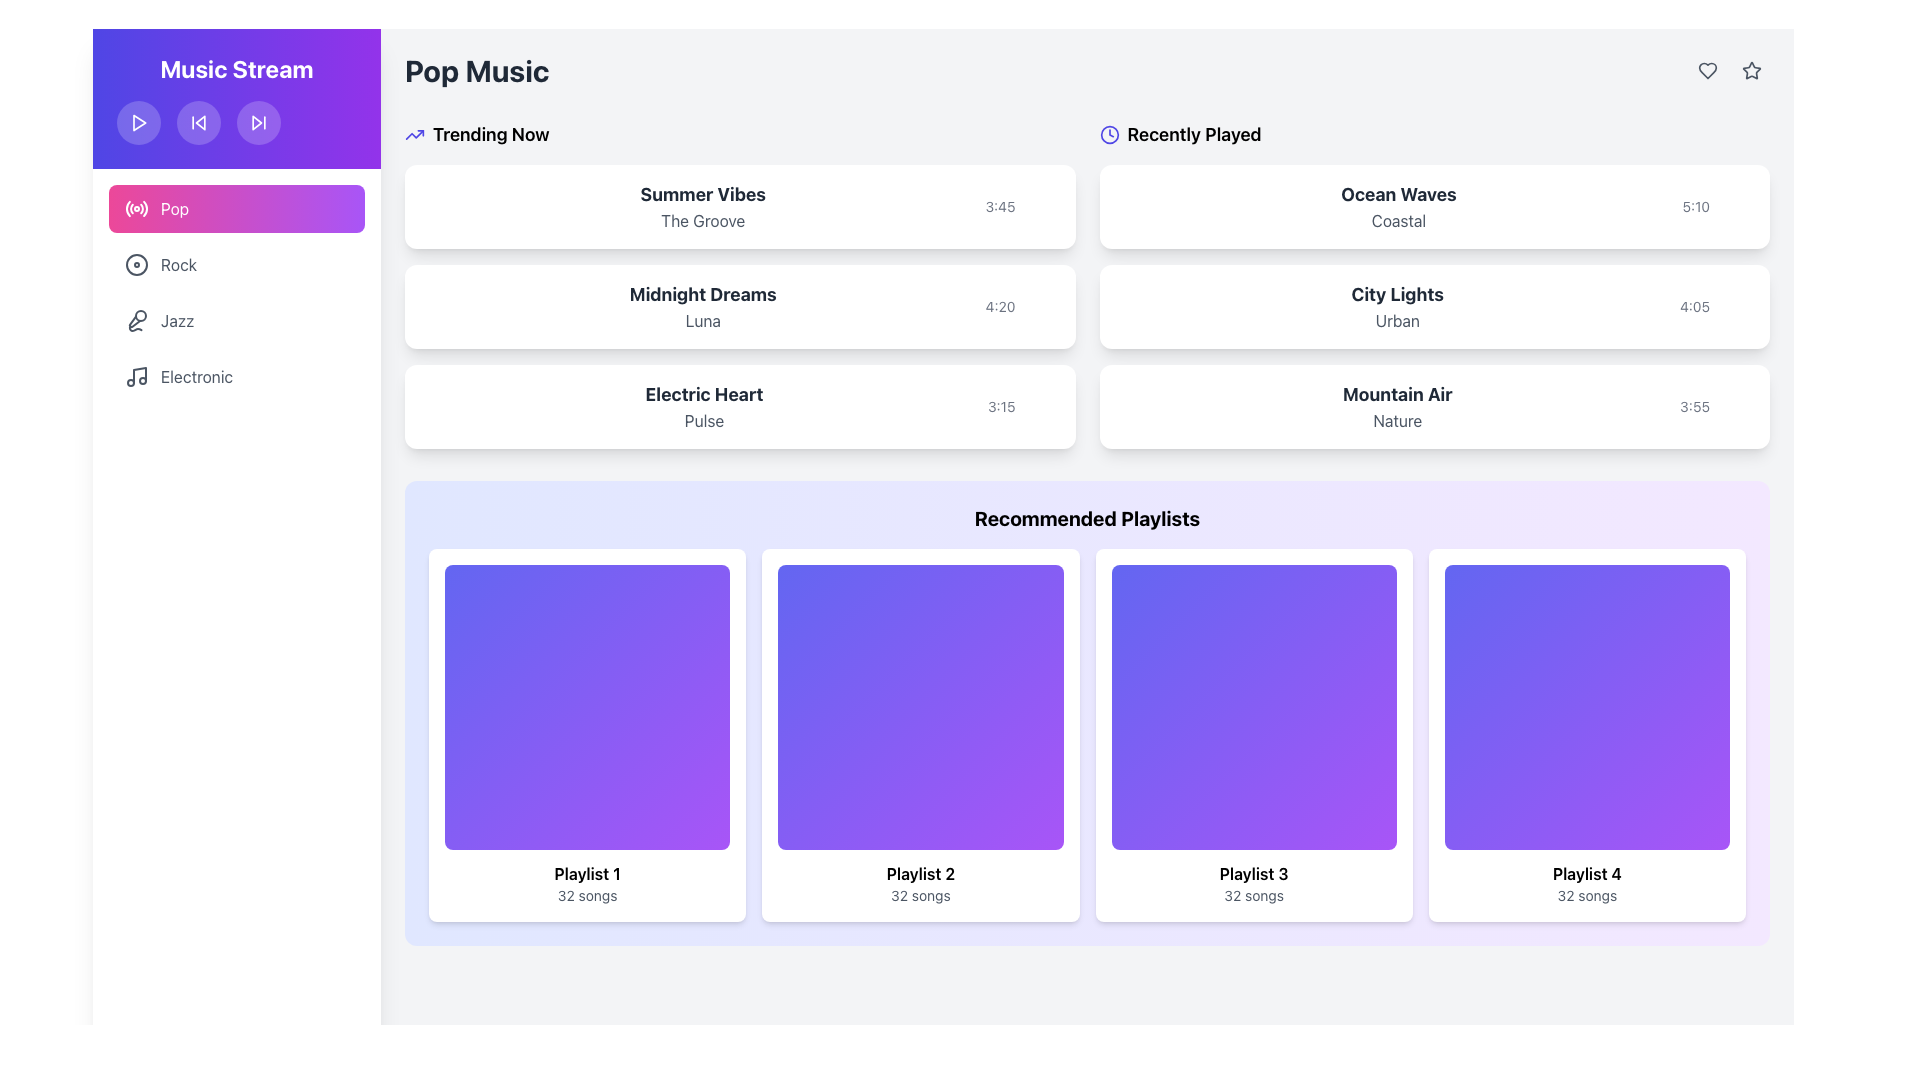 The image size is (1920, 1080). What do you see at coordinates (1086, 518) in the screenshot?
I see `the static text header that introduces the section for recommended playlists, centrally located above the playlist cards` at bounding box center [1086, 518].